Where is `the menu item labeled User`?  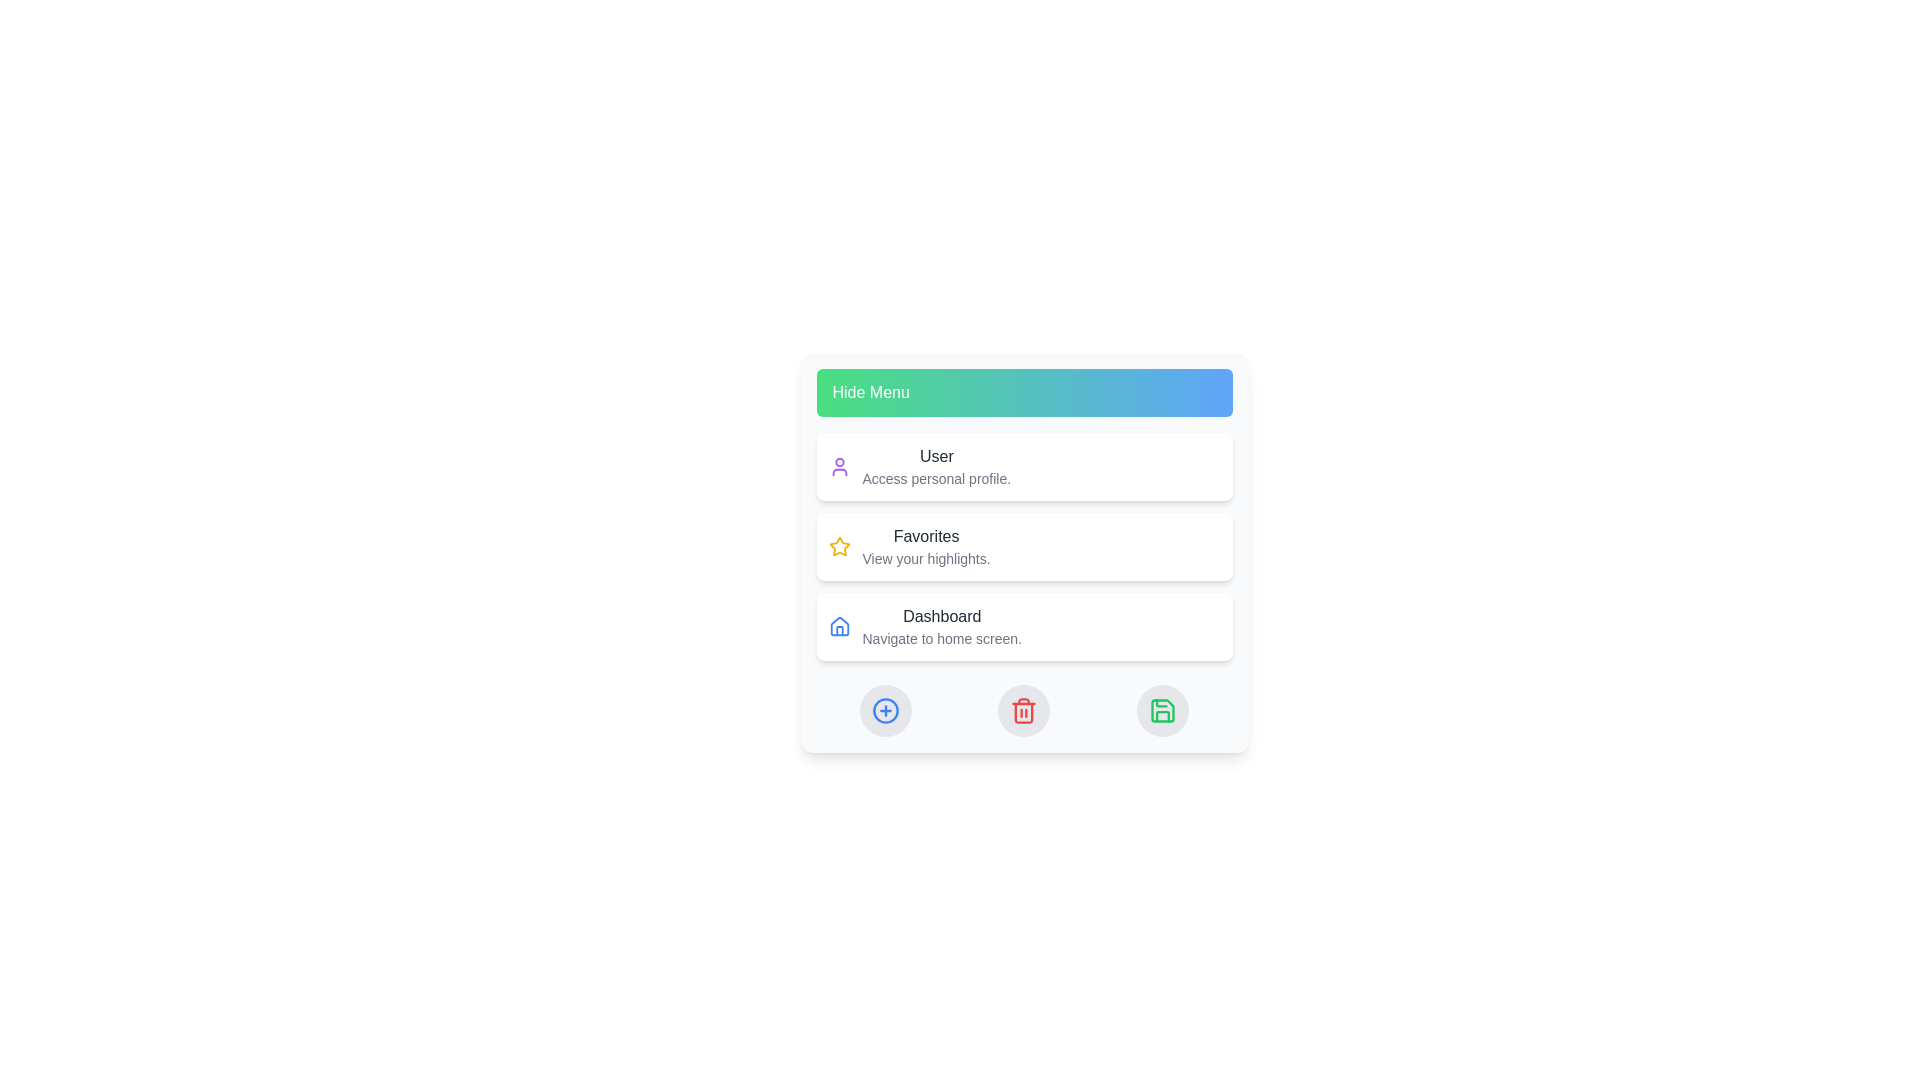 the menu item labeled User is located at coordinates (1024, 466).